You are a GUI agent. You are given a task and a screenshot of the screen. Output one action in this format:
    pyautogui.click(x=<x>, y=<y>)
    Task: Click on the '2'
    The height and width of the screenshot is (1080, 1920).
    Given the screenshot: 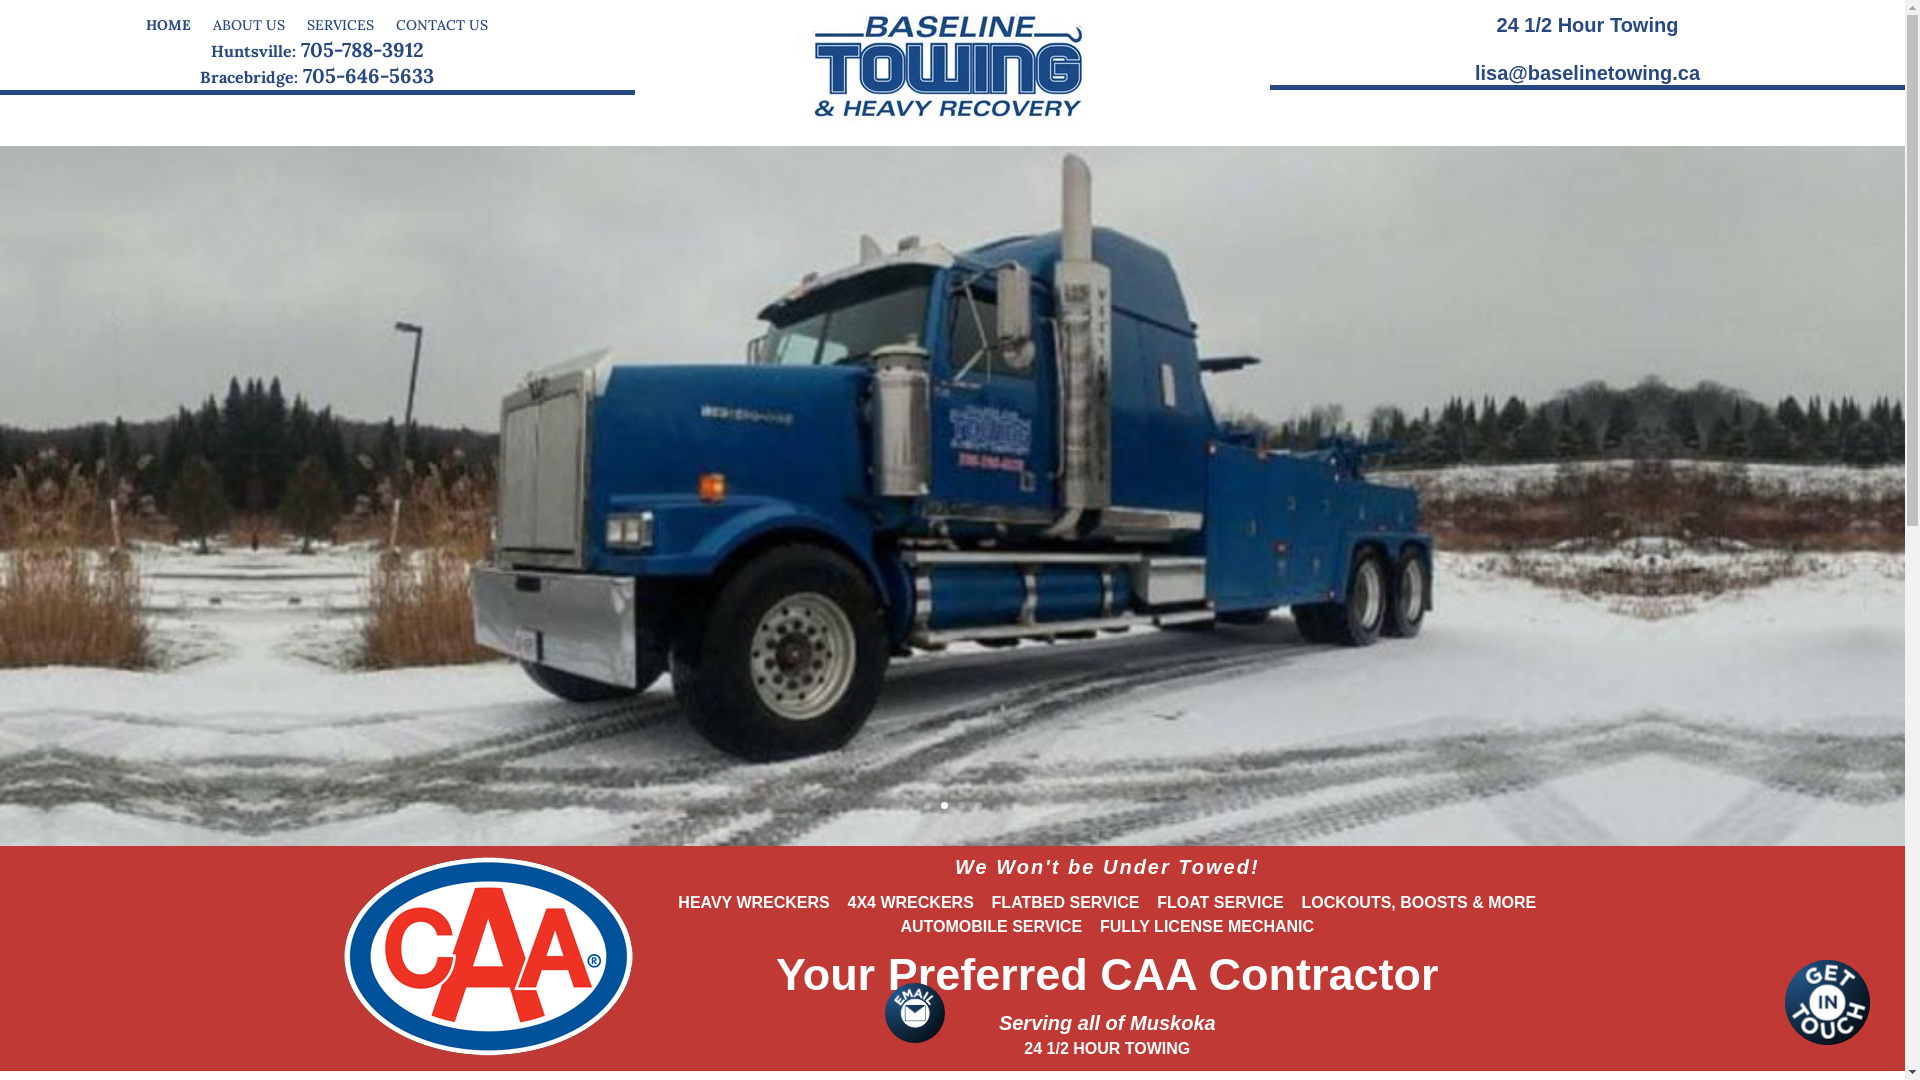 What is the action you would take?
    pyautogui.click(x=939, y=804)
    